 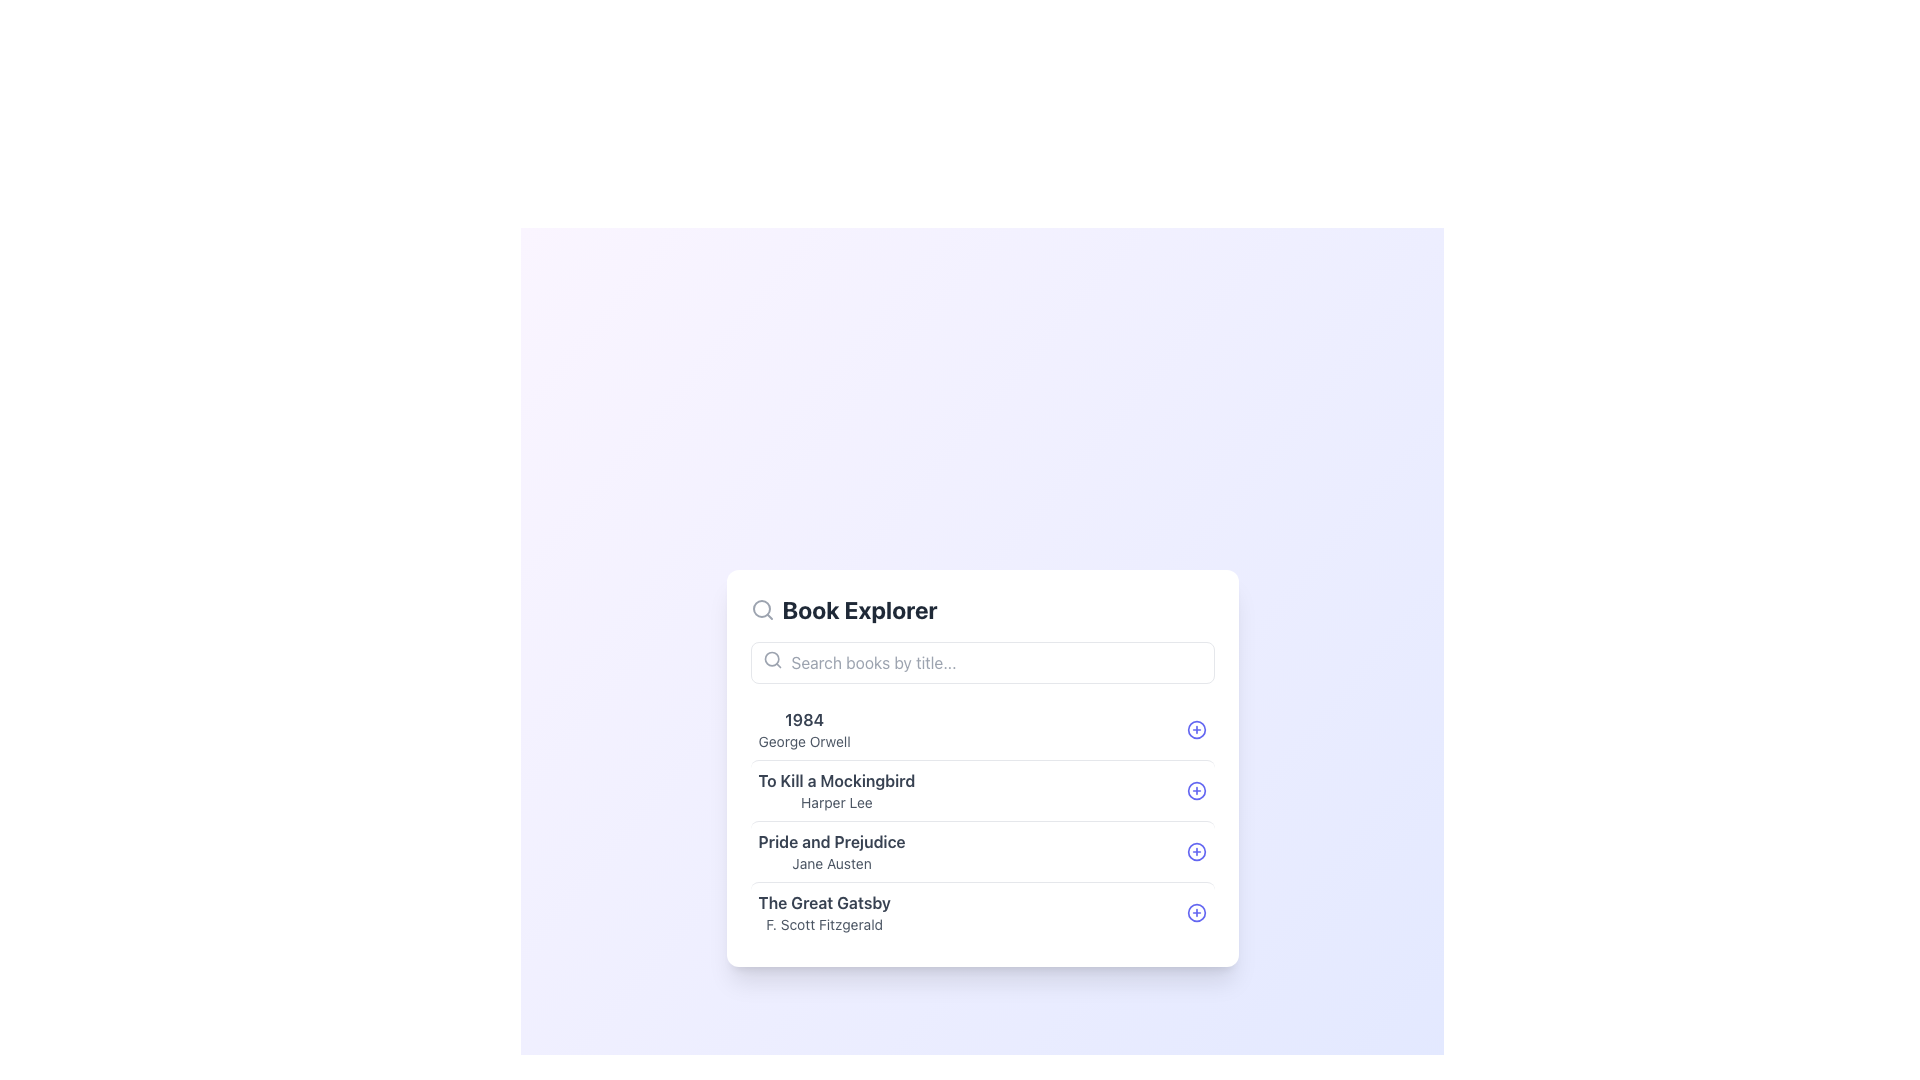 I want to click on text content of the book display located in the 'Book Explorer' panel, which is positioned second from the top, displaying information about a specific book, so click(x=836, y=789).